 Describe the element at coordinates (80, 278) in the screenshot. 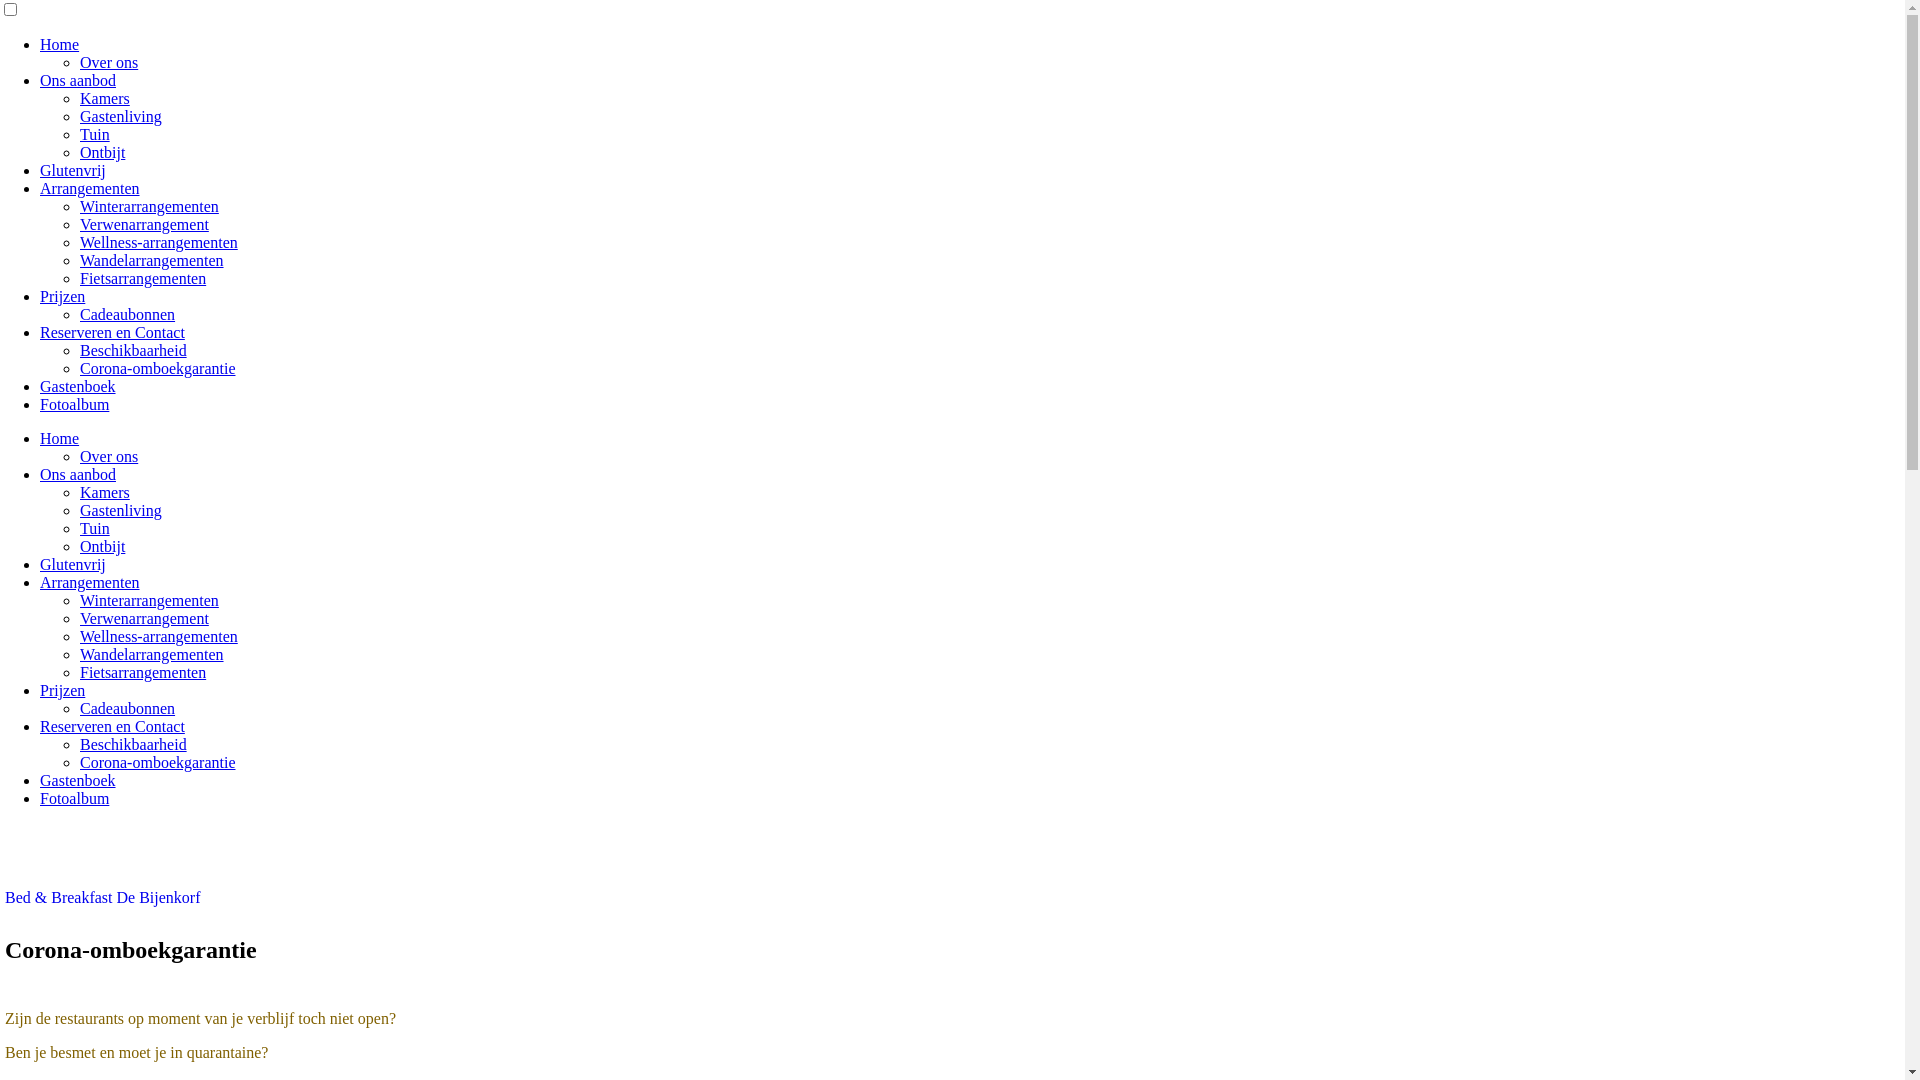

I see `'Fietsarrangementen'` at that location.